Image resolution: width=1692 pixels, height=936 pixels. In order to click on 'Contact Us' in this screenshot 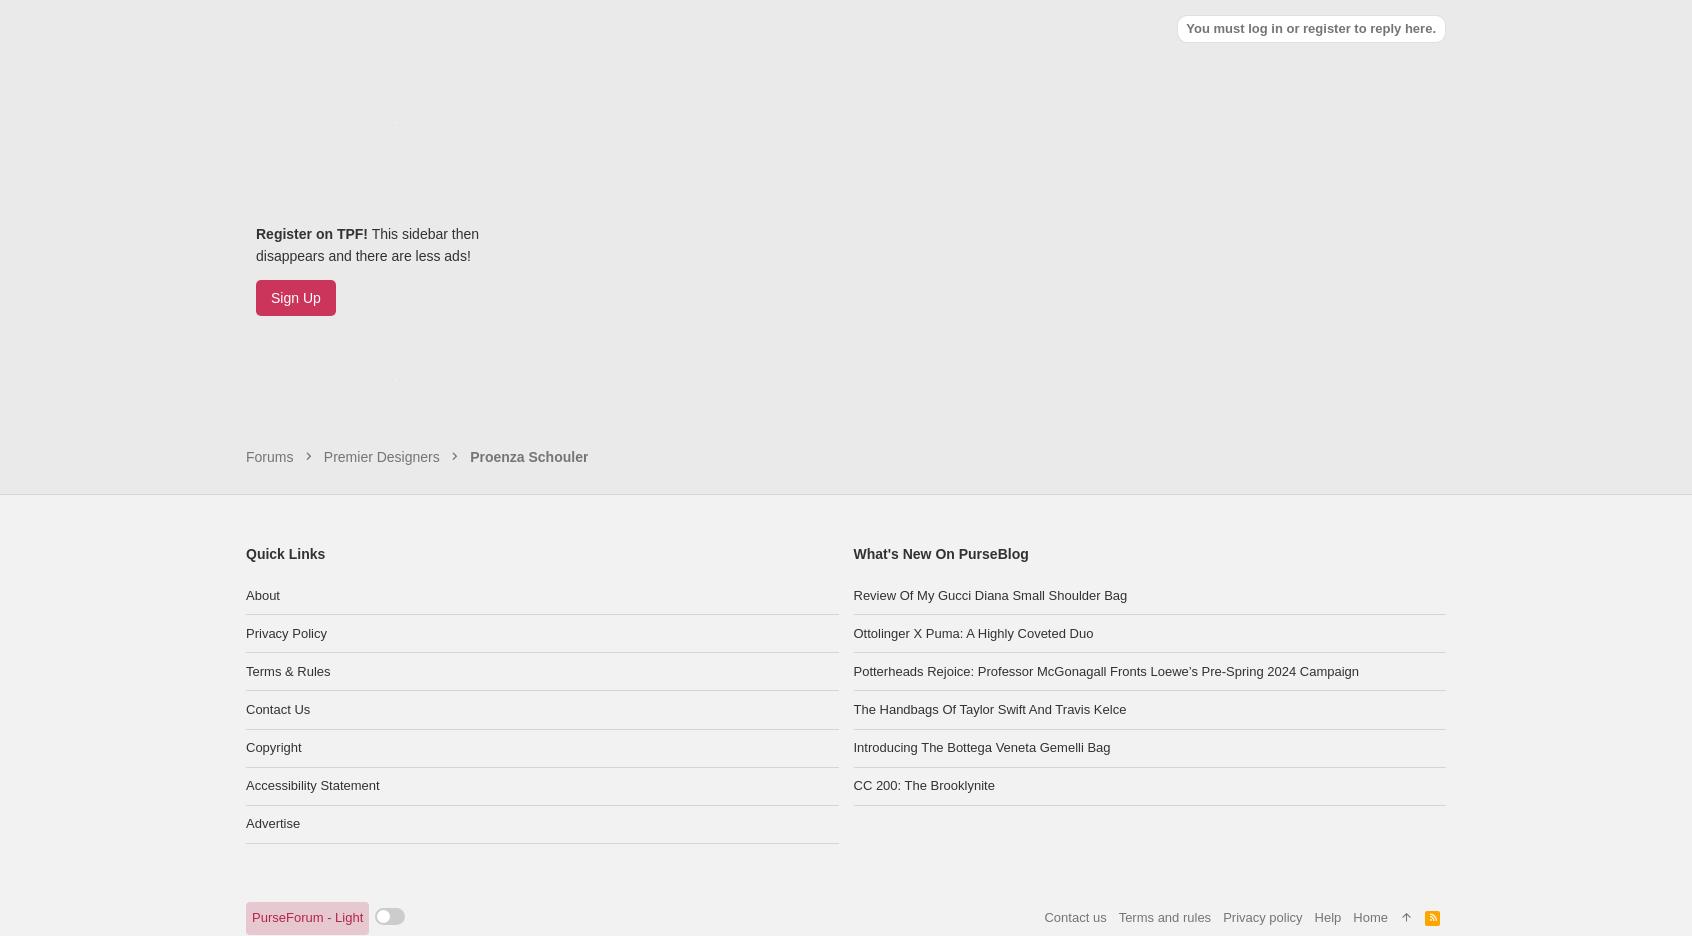, I will do `click(277, 610)`.